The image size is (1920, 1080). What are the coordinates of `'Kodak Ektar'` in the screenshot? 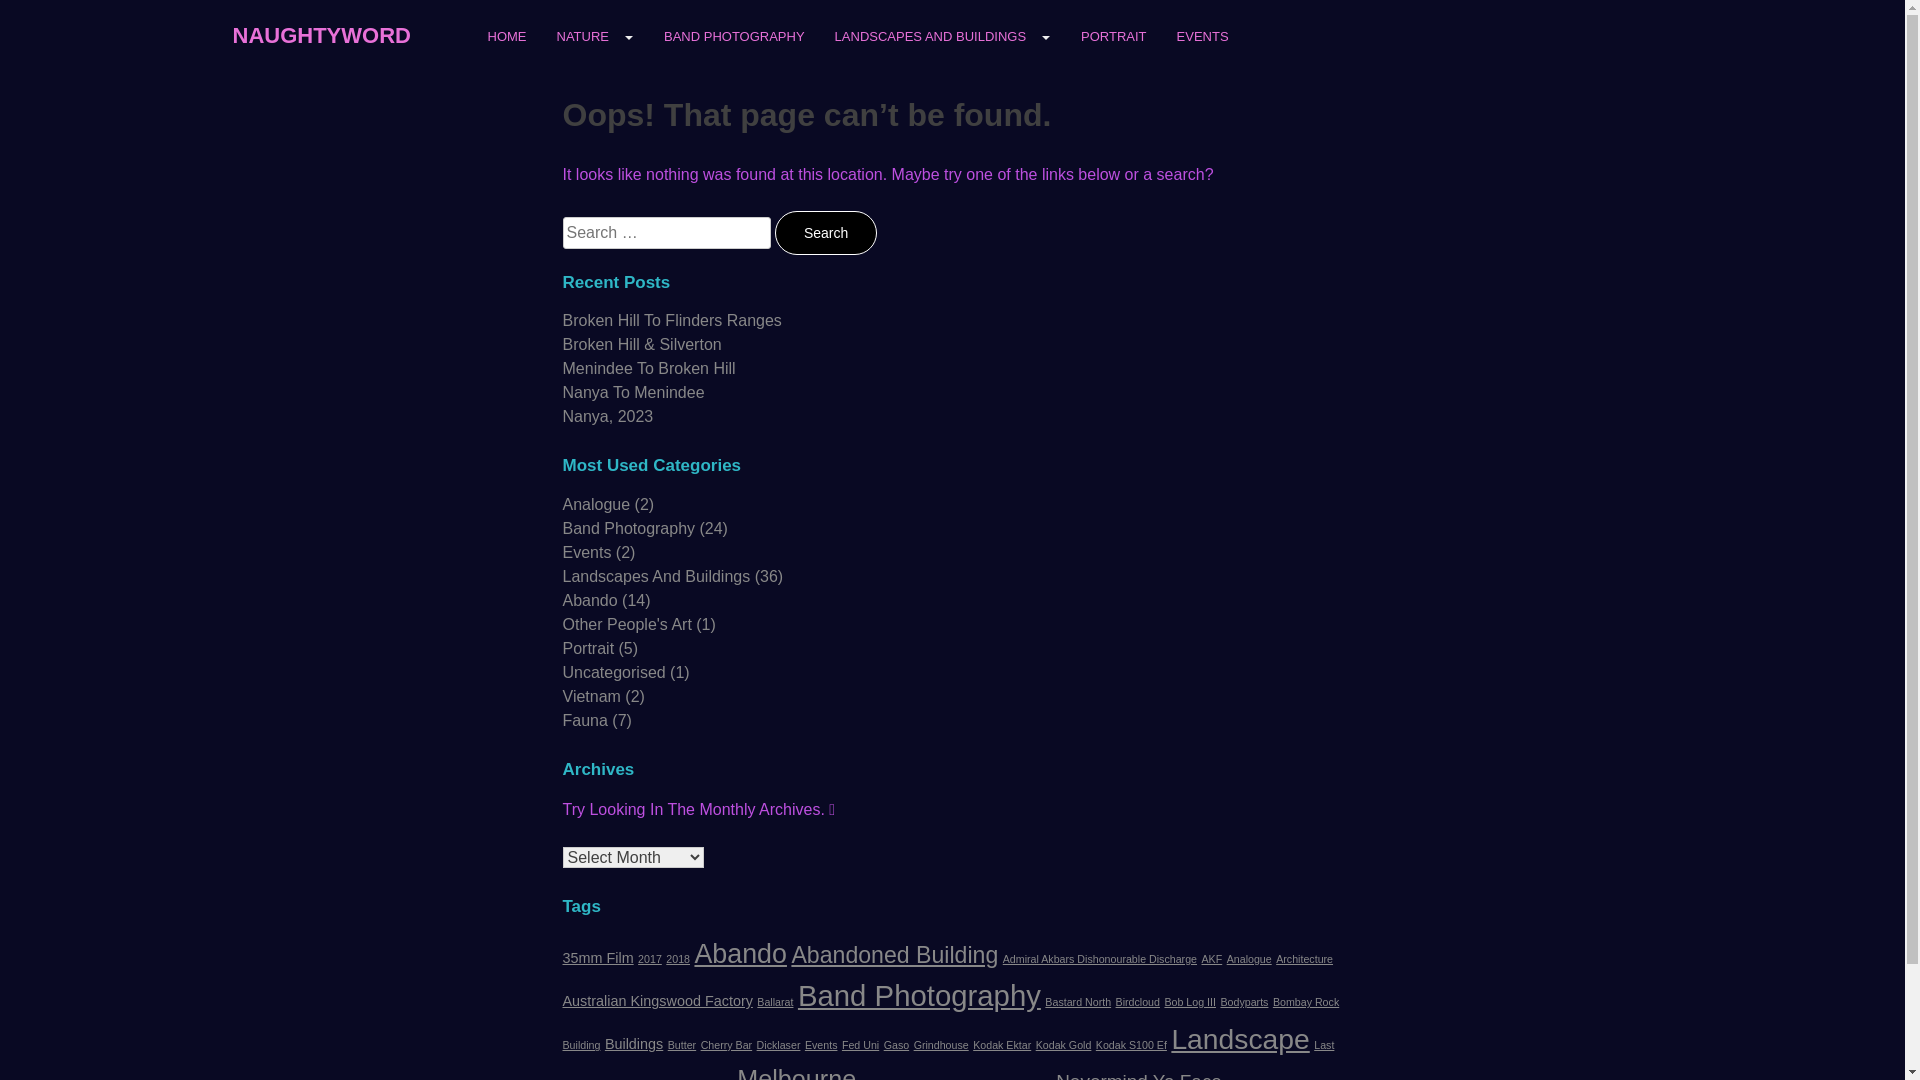 It's located at (973, 1044).